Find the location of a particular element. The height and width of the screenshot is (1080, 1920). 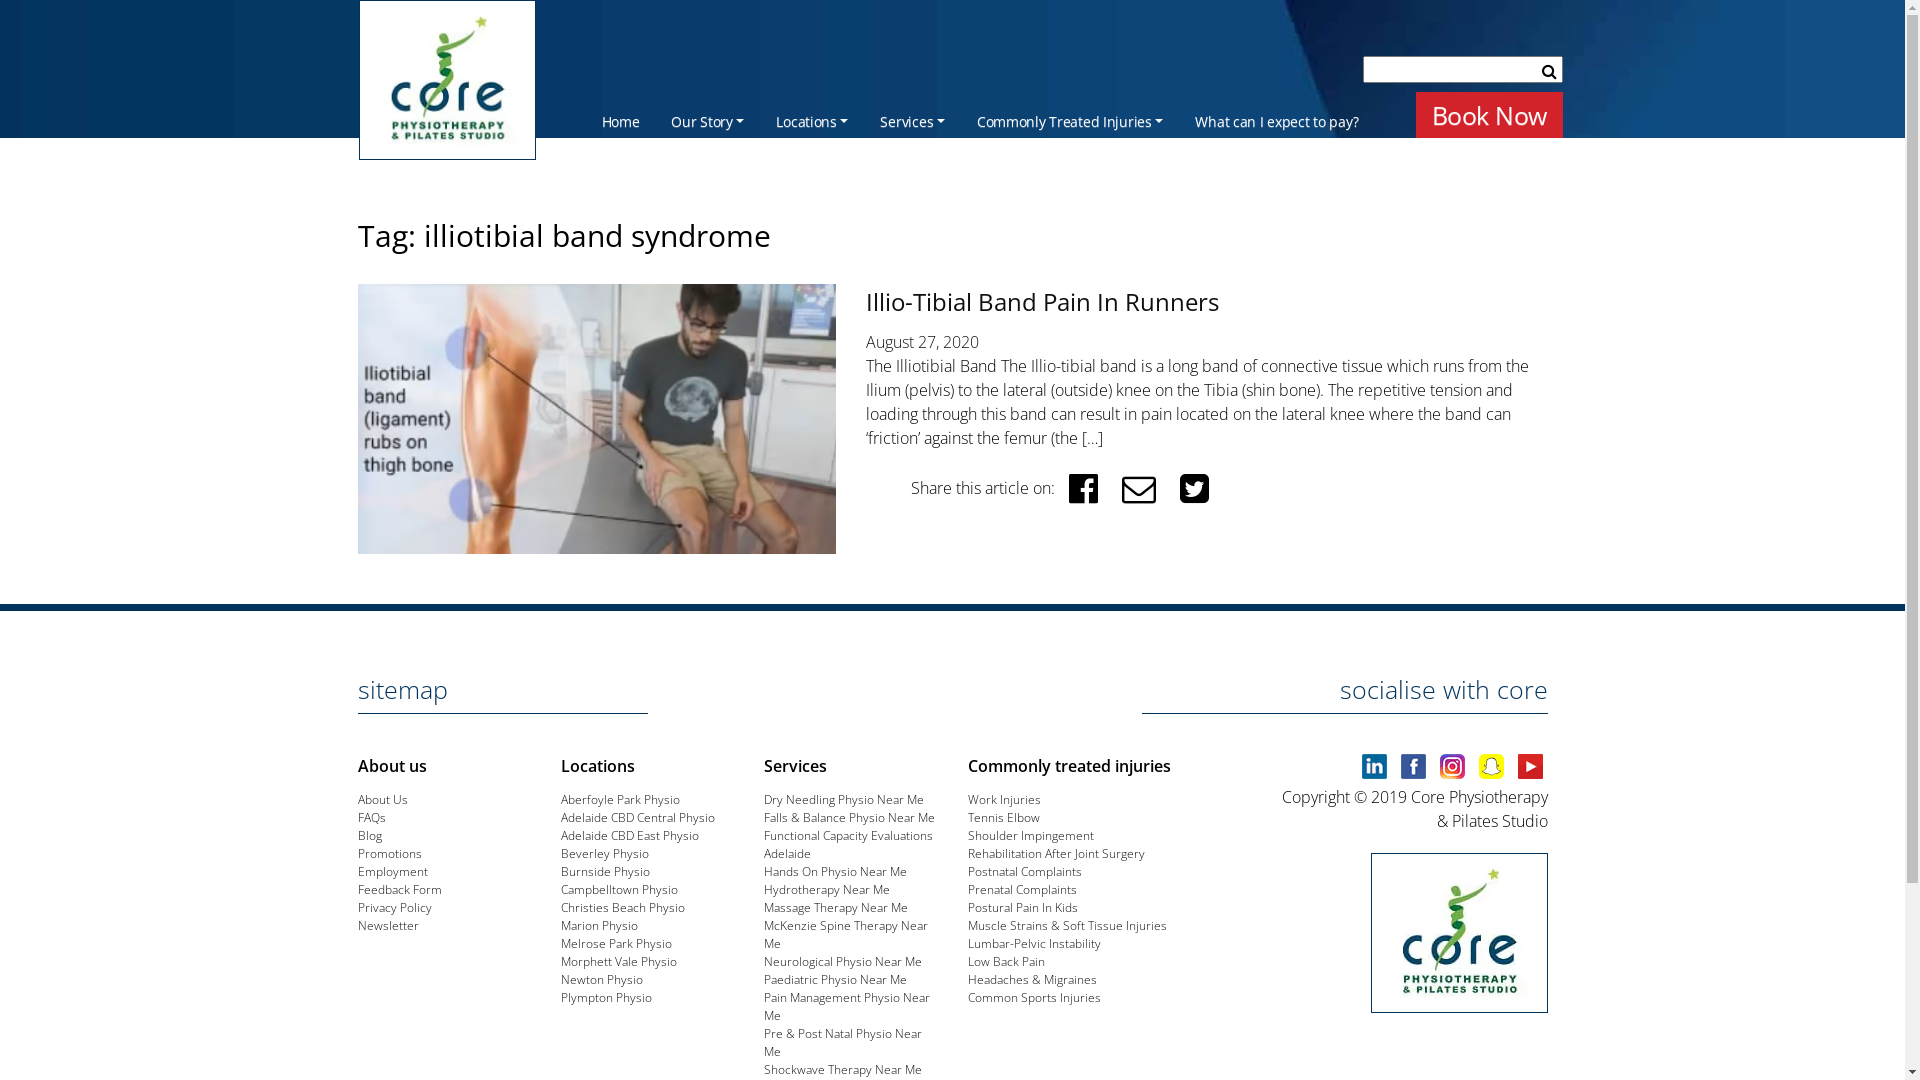

'Rehabilitation After Joint Surgery' is located at coordinates (968, 853).